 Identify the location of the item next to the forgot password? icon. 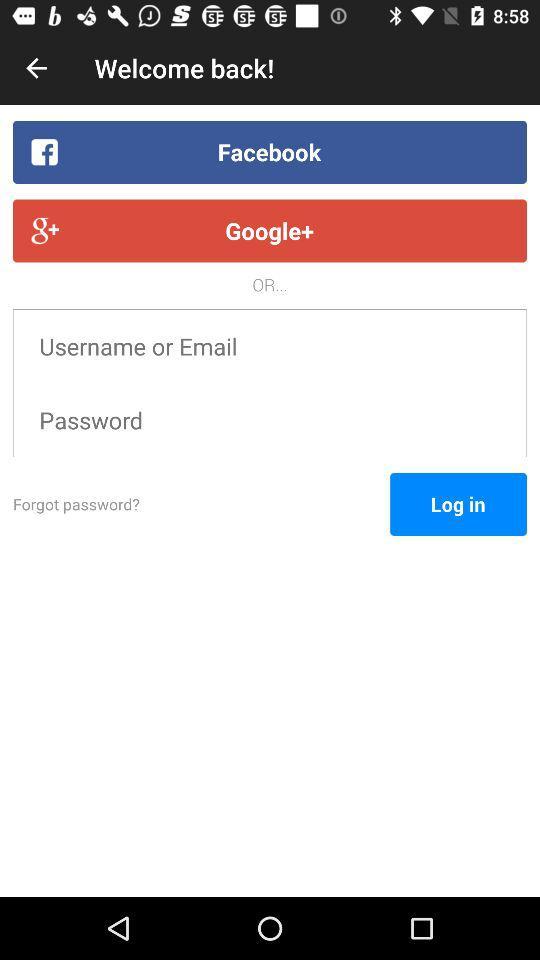
(458, 503).